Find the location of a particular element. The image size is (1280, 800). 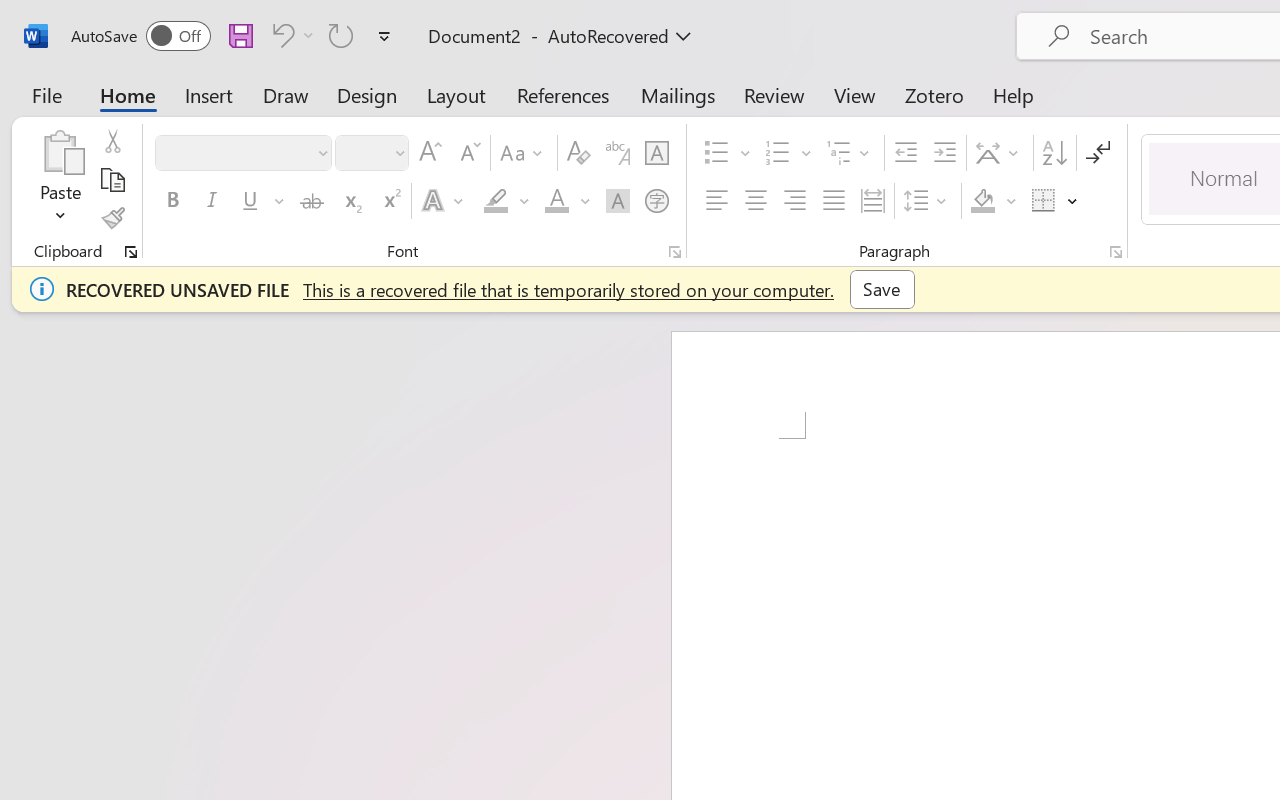

'Shading RGB(0, 0, 0)' is located at coordinates (983, 201).